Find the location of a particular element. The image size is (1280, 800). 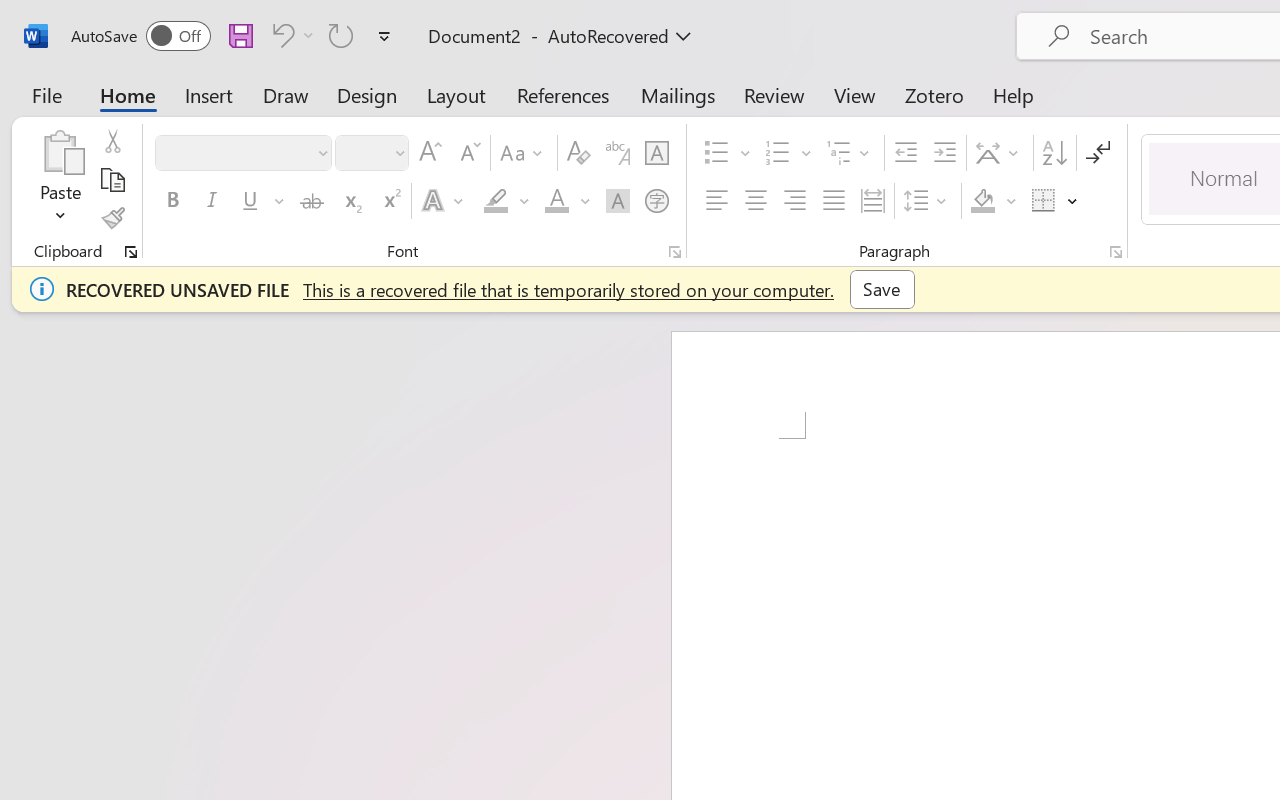

'Shading RGB(0, 0, 0)' is located at coordinates (983, 201).